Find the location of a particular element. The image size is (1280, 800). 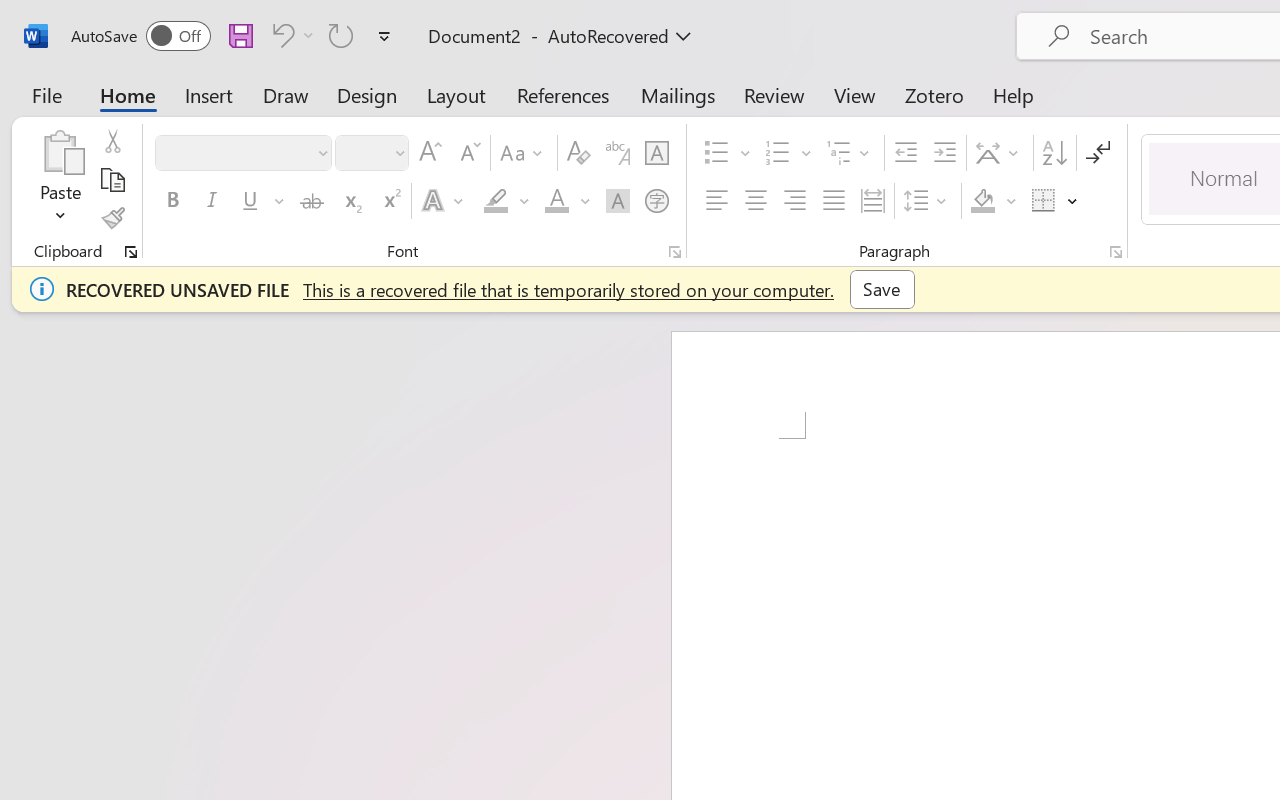

'Shading RGB(0, 0, 0)' is located at coordinates (983, 201).